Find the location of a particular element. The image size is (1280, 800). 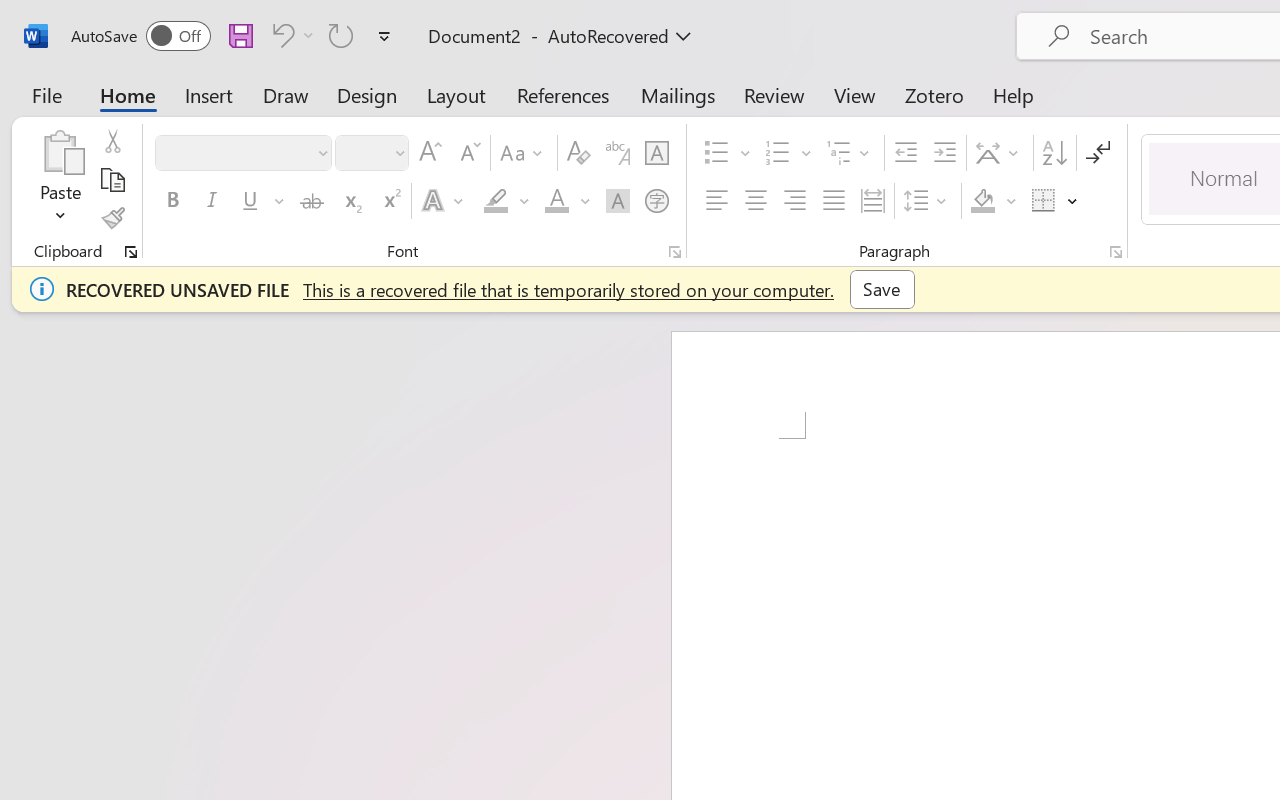

'Shading RGB(0, 0, 0)' is located at coordinates (983, 201).